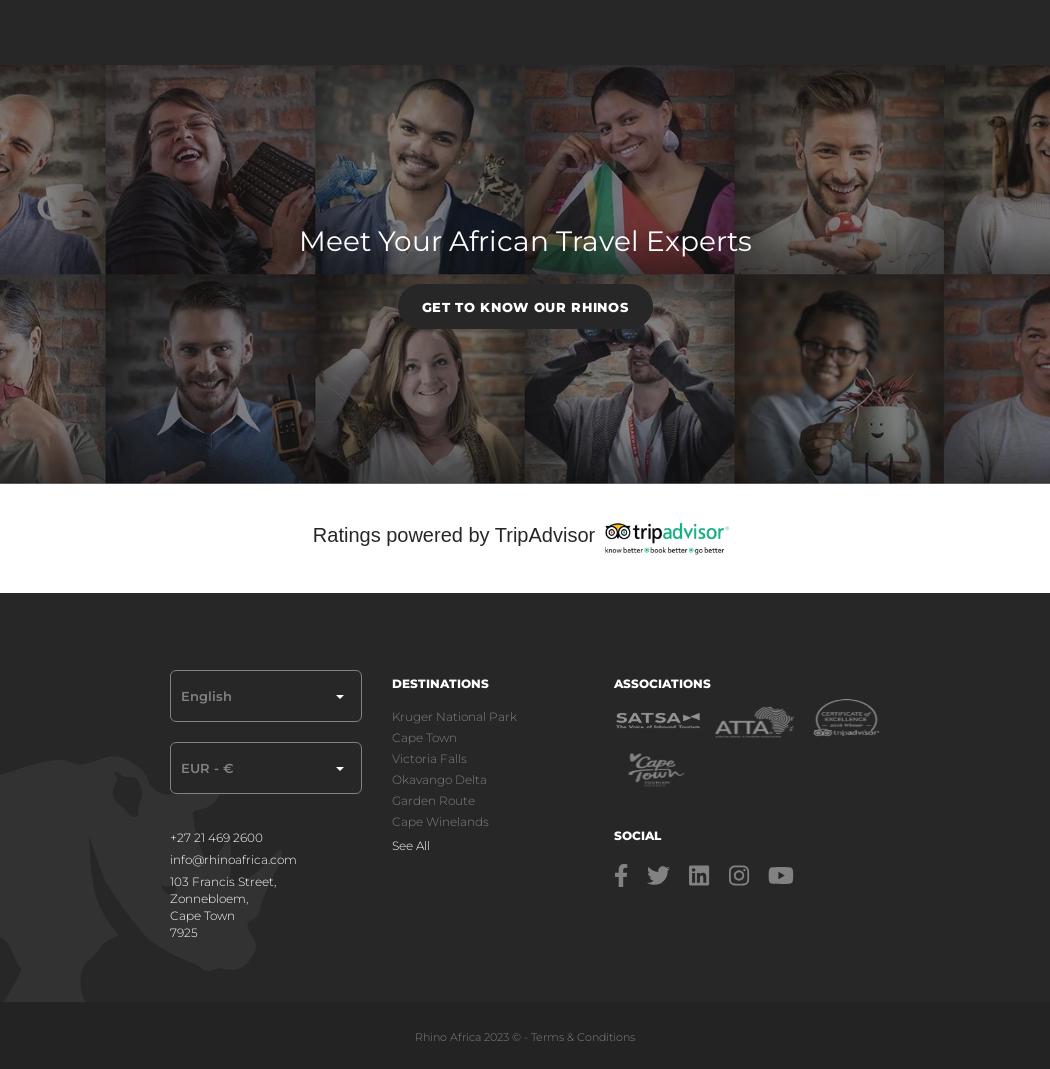  Describe the element at coordinates (660, 681) in the screenshot. I see `'Associations'` at that location.